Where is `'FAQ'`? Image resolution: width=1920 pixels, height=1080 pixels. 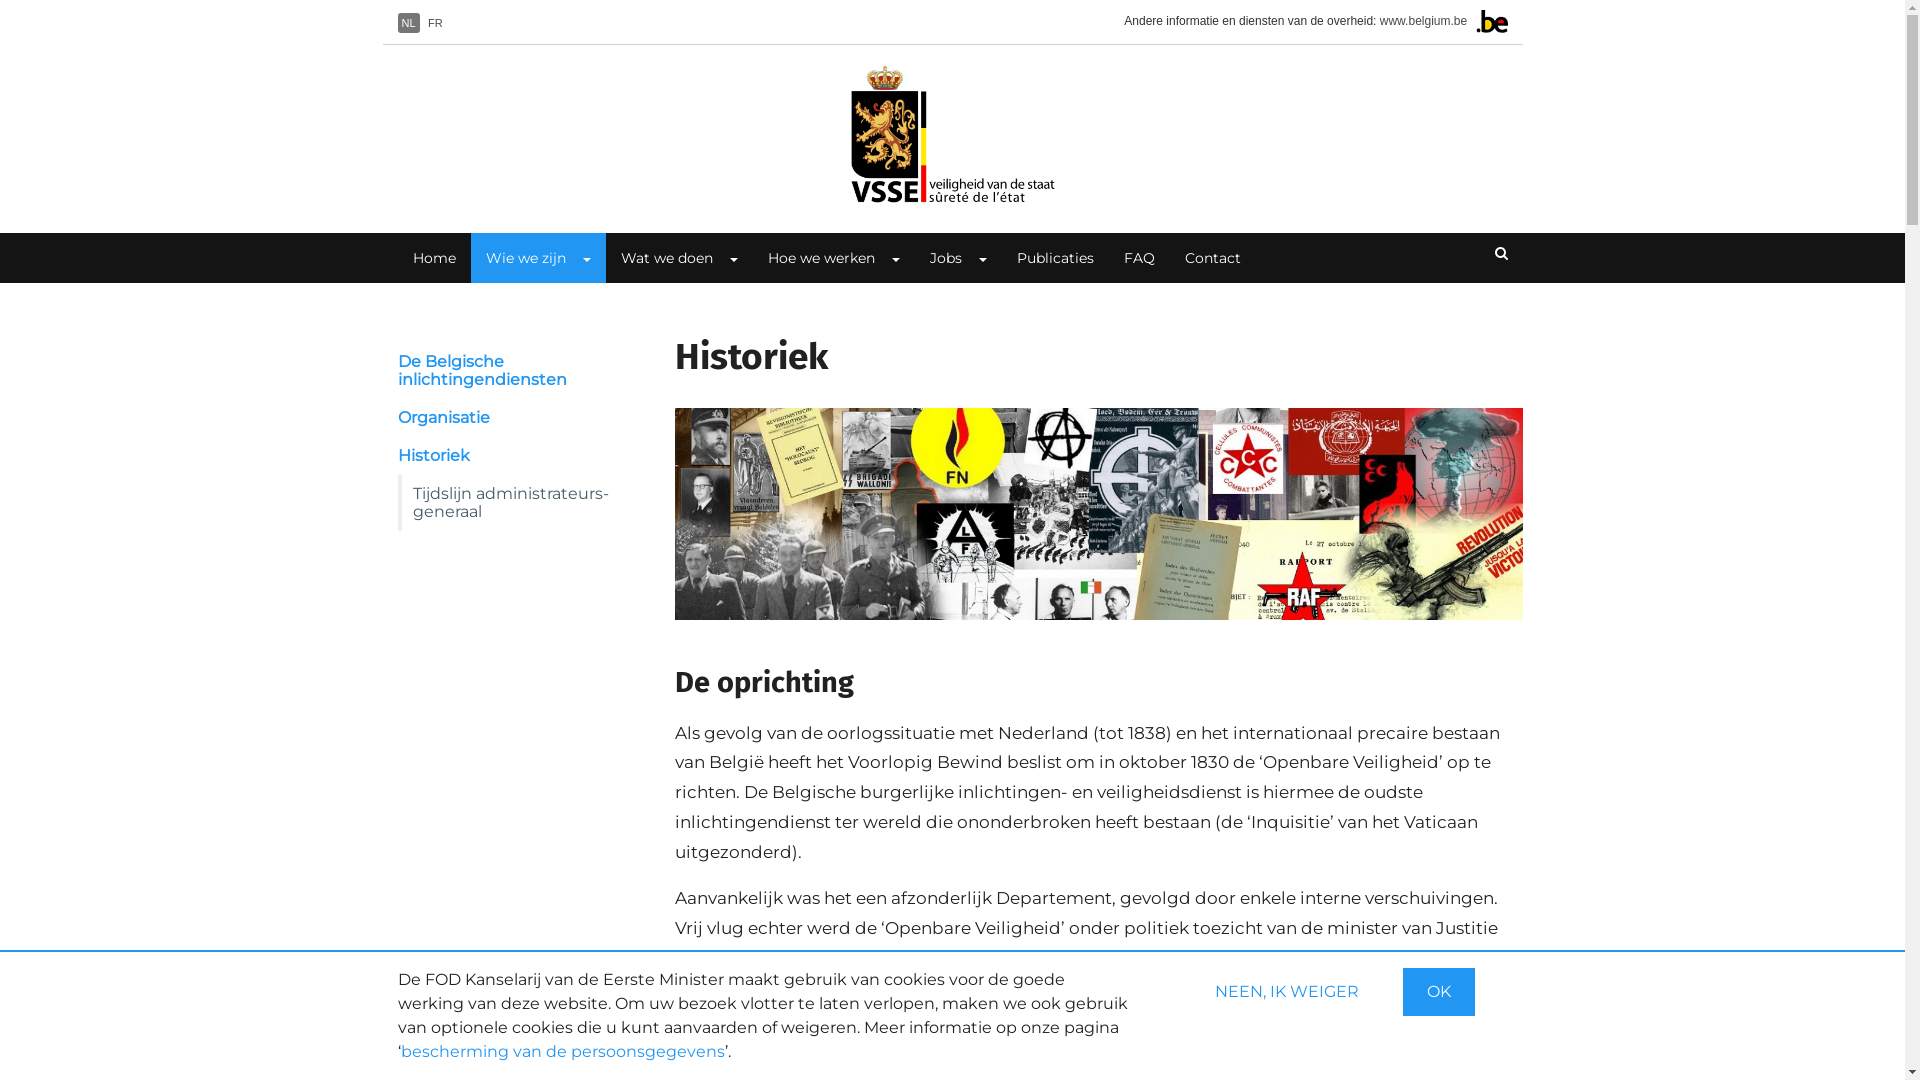 'FAQ' is located at coordinates (1138, 257).